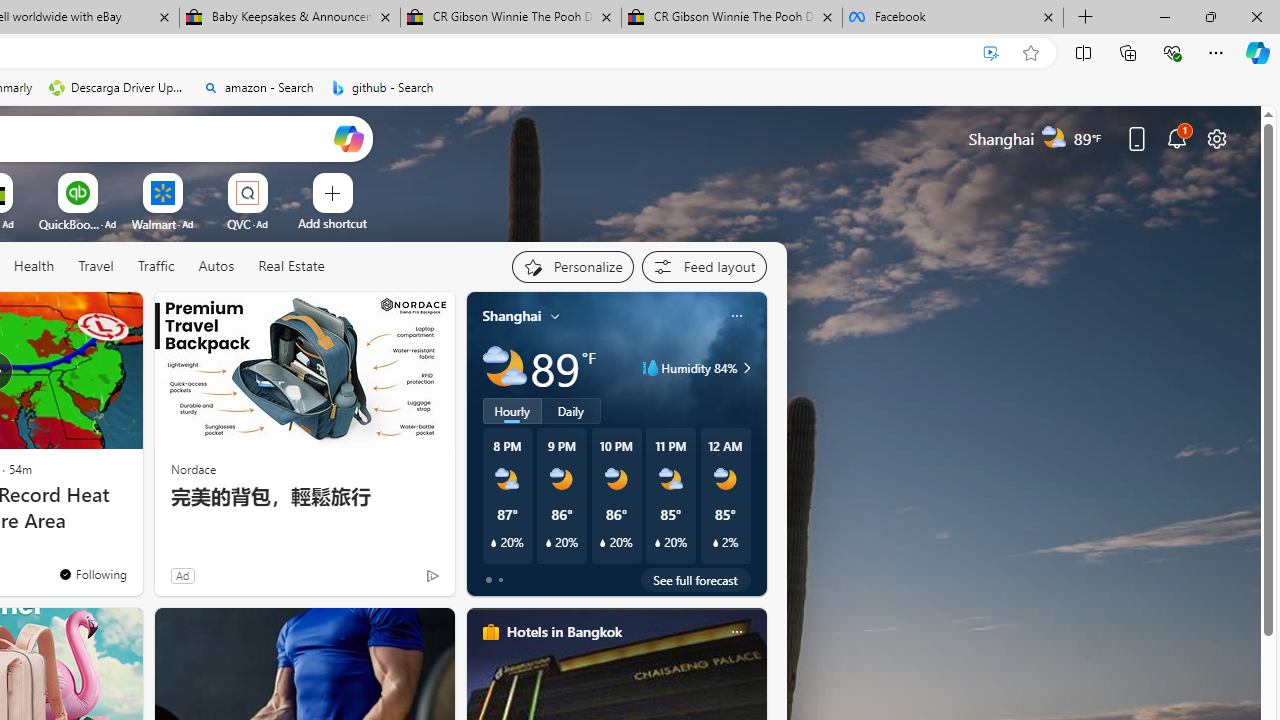  I want to click on 'Notifications', so click(1176, 137).